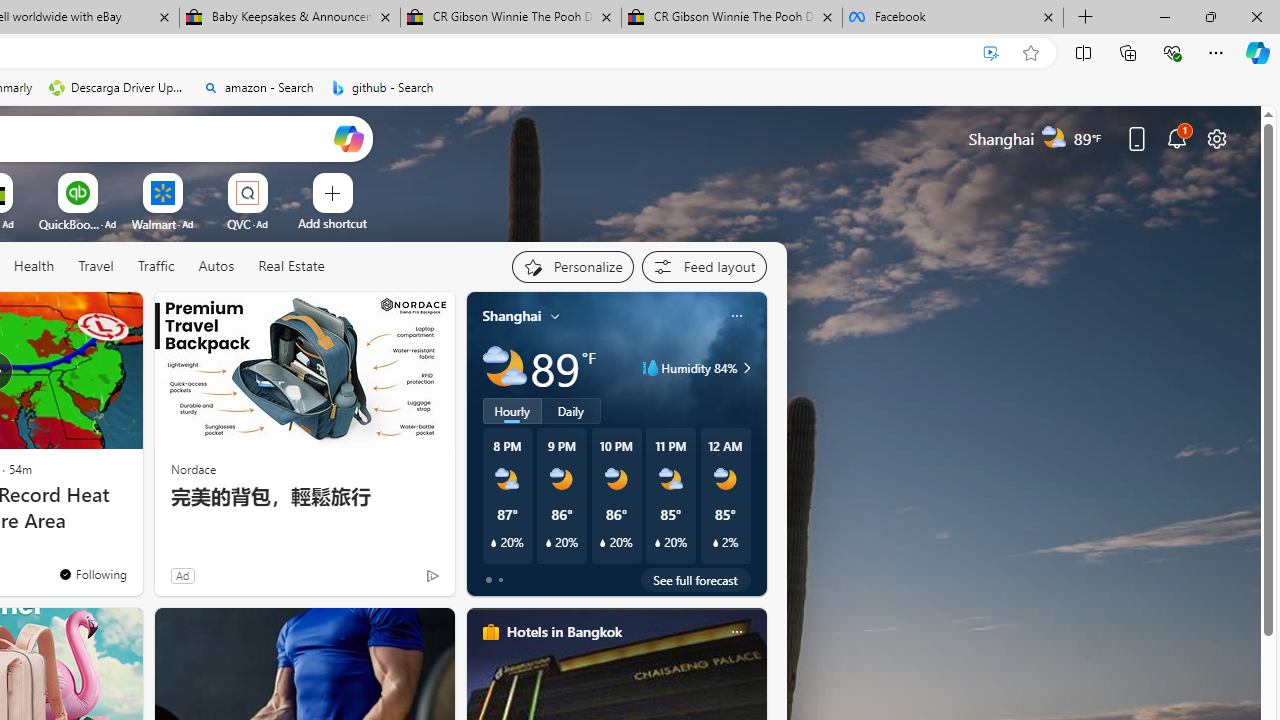  I want to click on 'Notifications', so click(1176, 137).